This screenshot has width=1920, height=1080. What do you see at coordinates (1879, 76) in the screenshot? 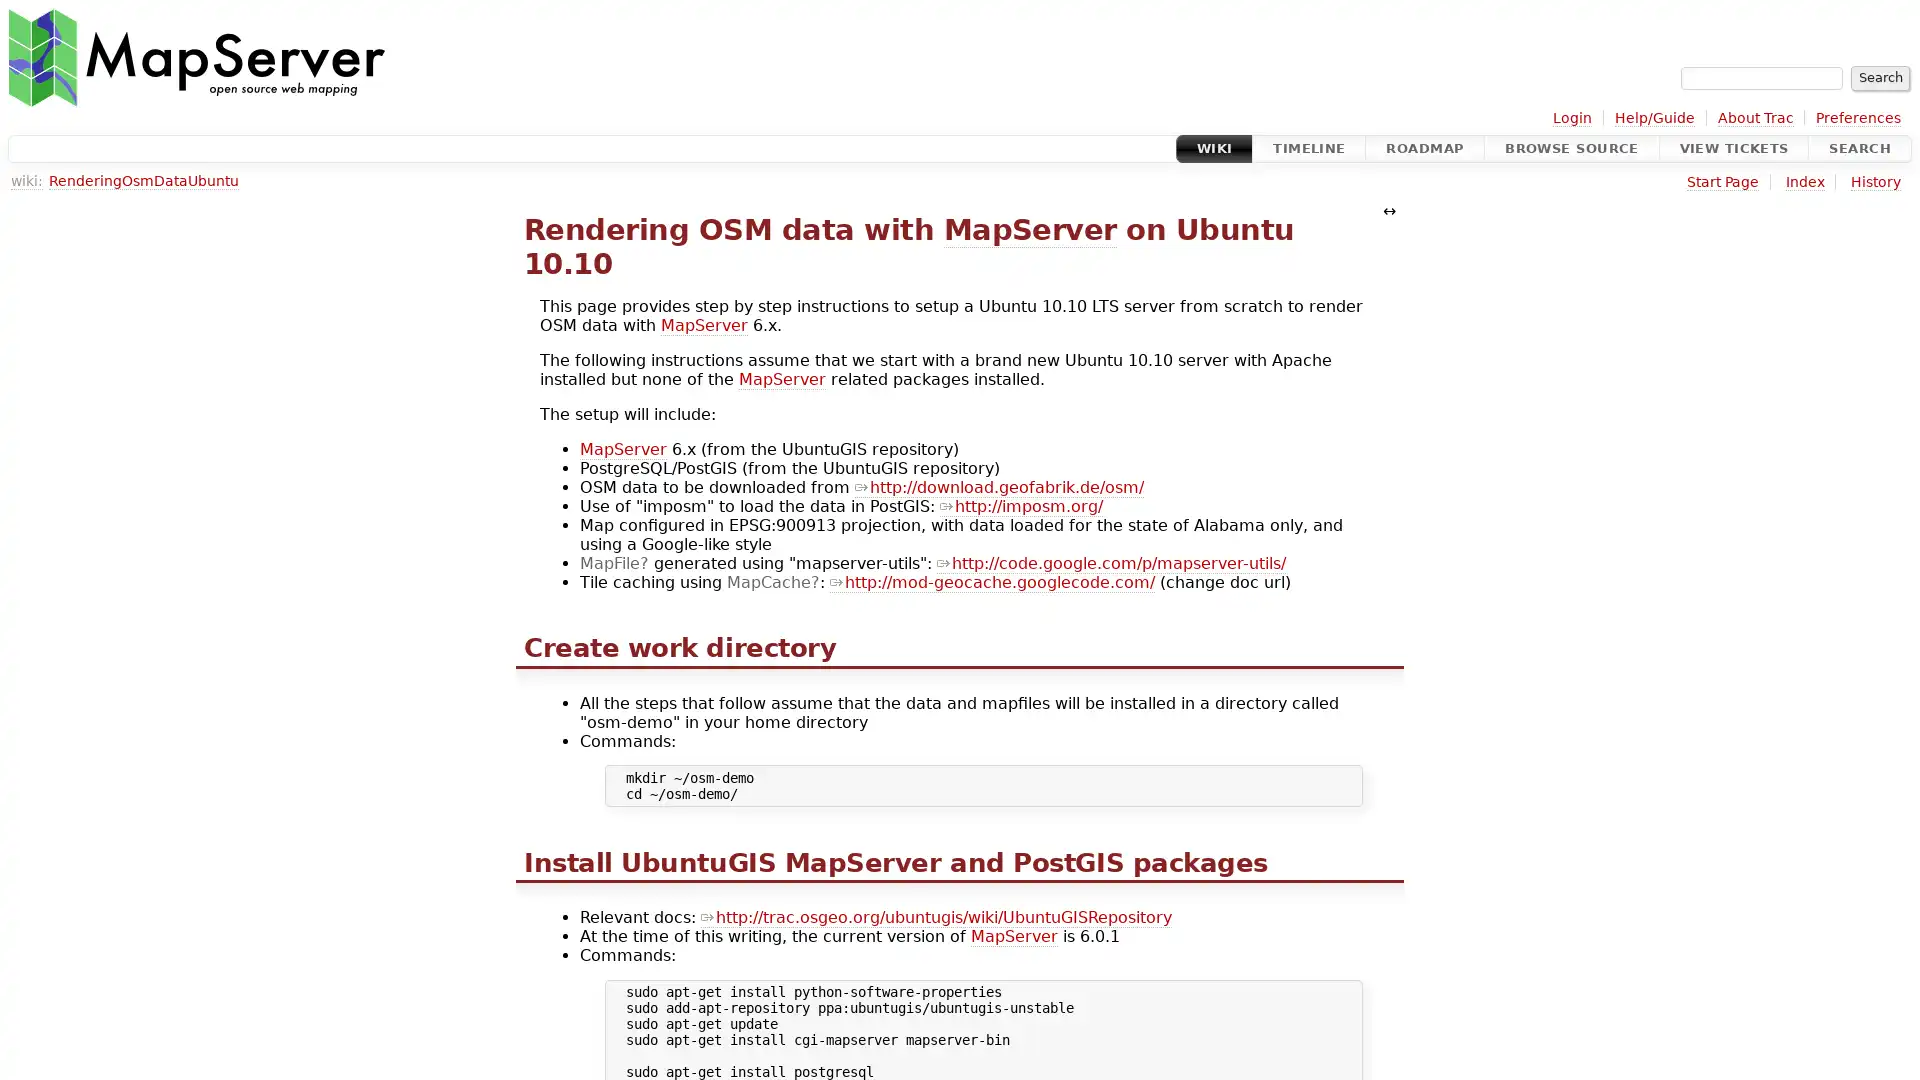
I see `Search` at bounding box center [1879, 76].